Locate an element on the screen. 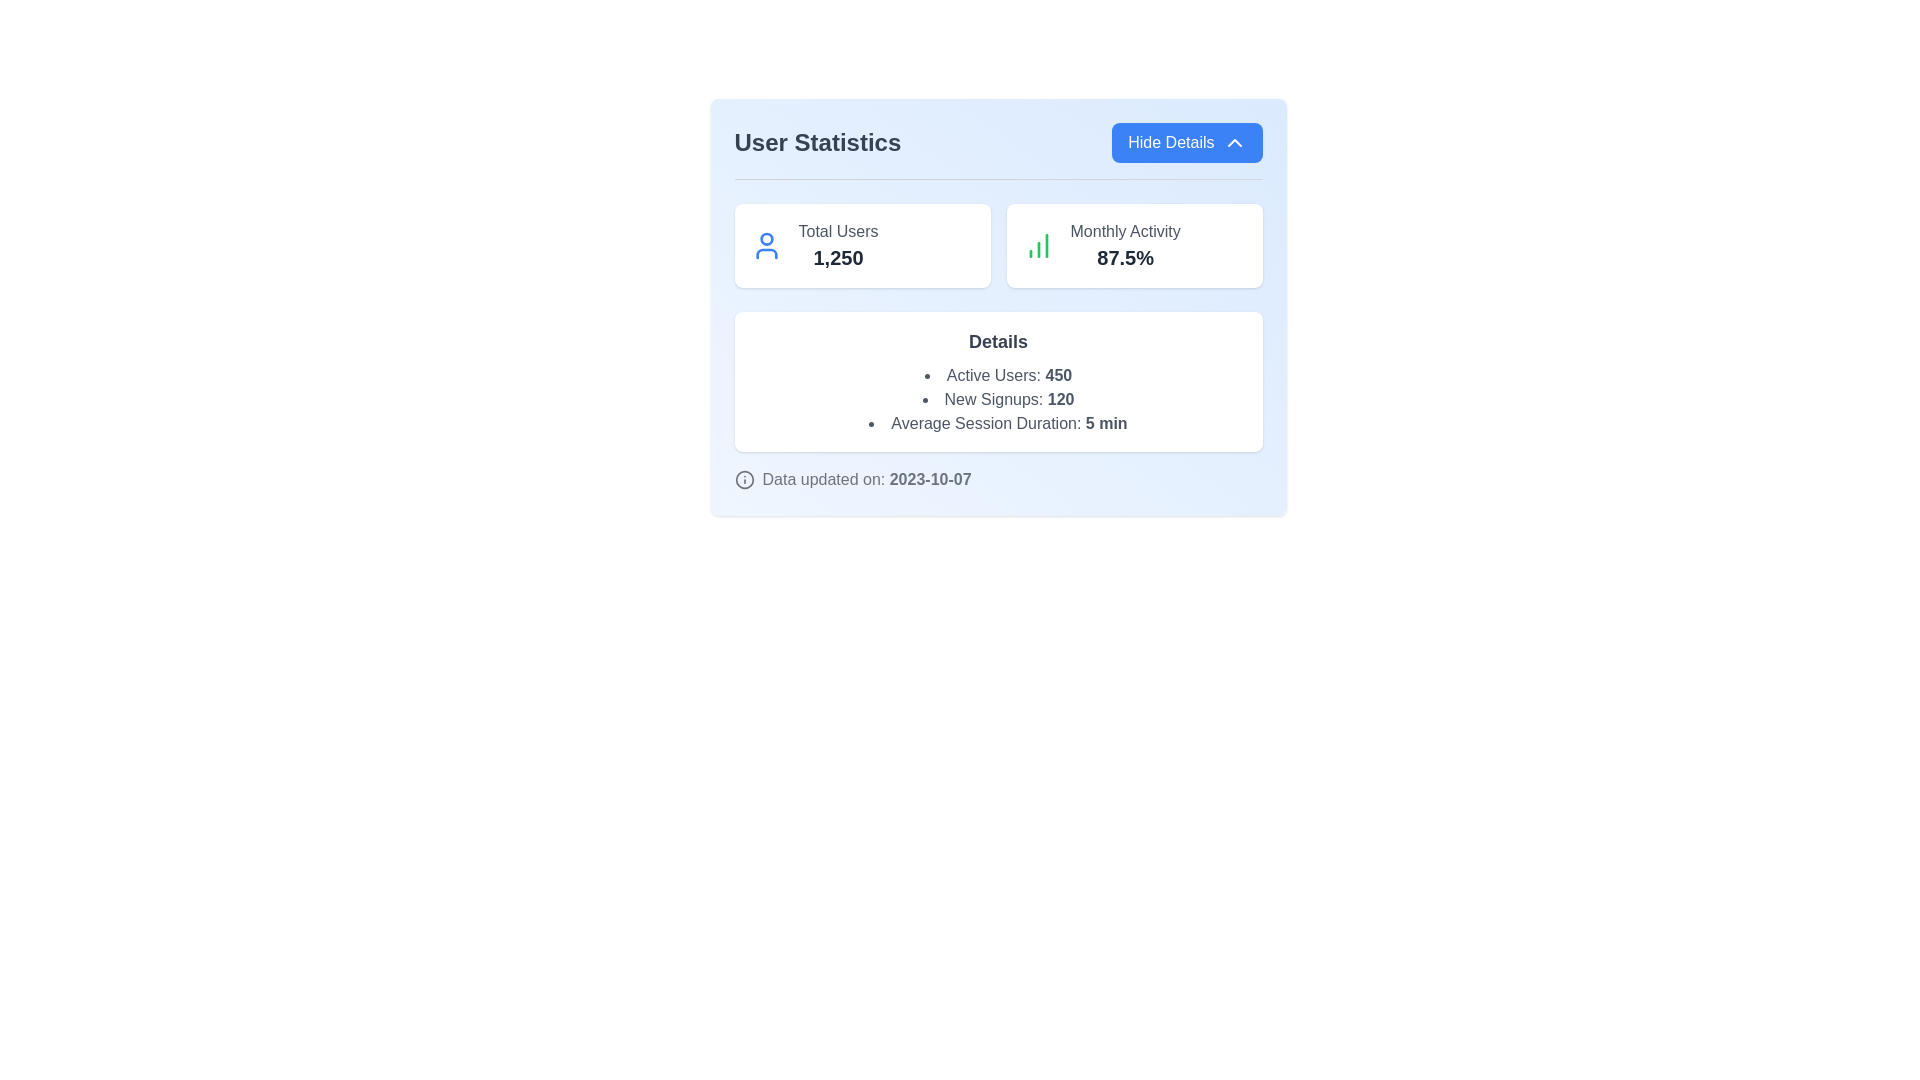 This screenshot has width=1920, height=1080. the static text label displaying the date of the last data update, located in the footer section of the 'User Statistics' card, to the right of 'Data updated on:' is located at coordinates (929, 479).